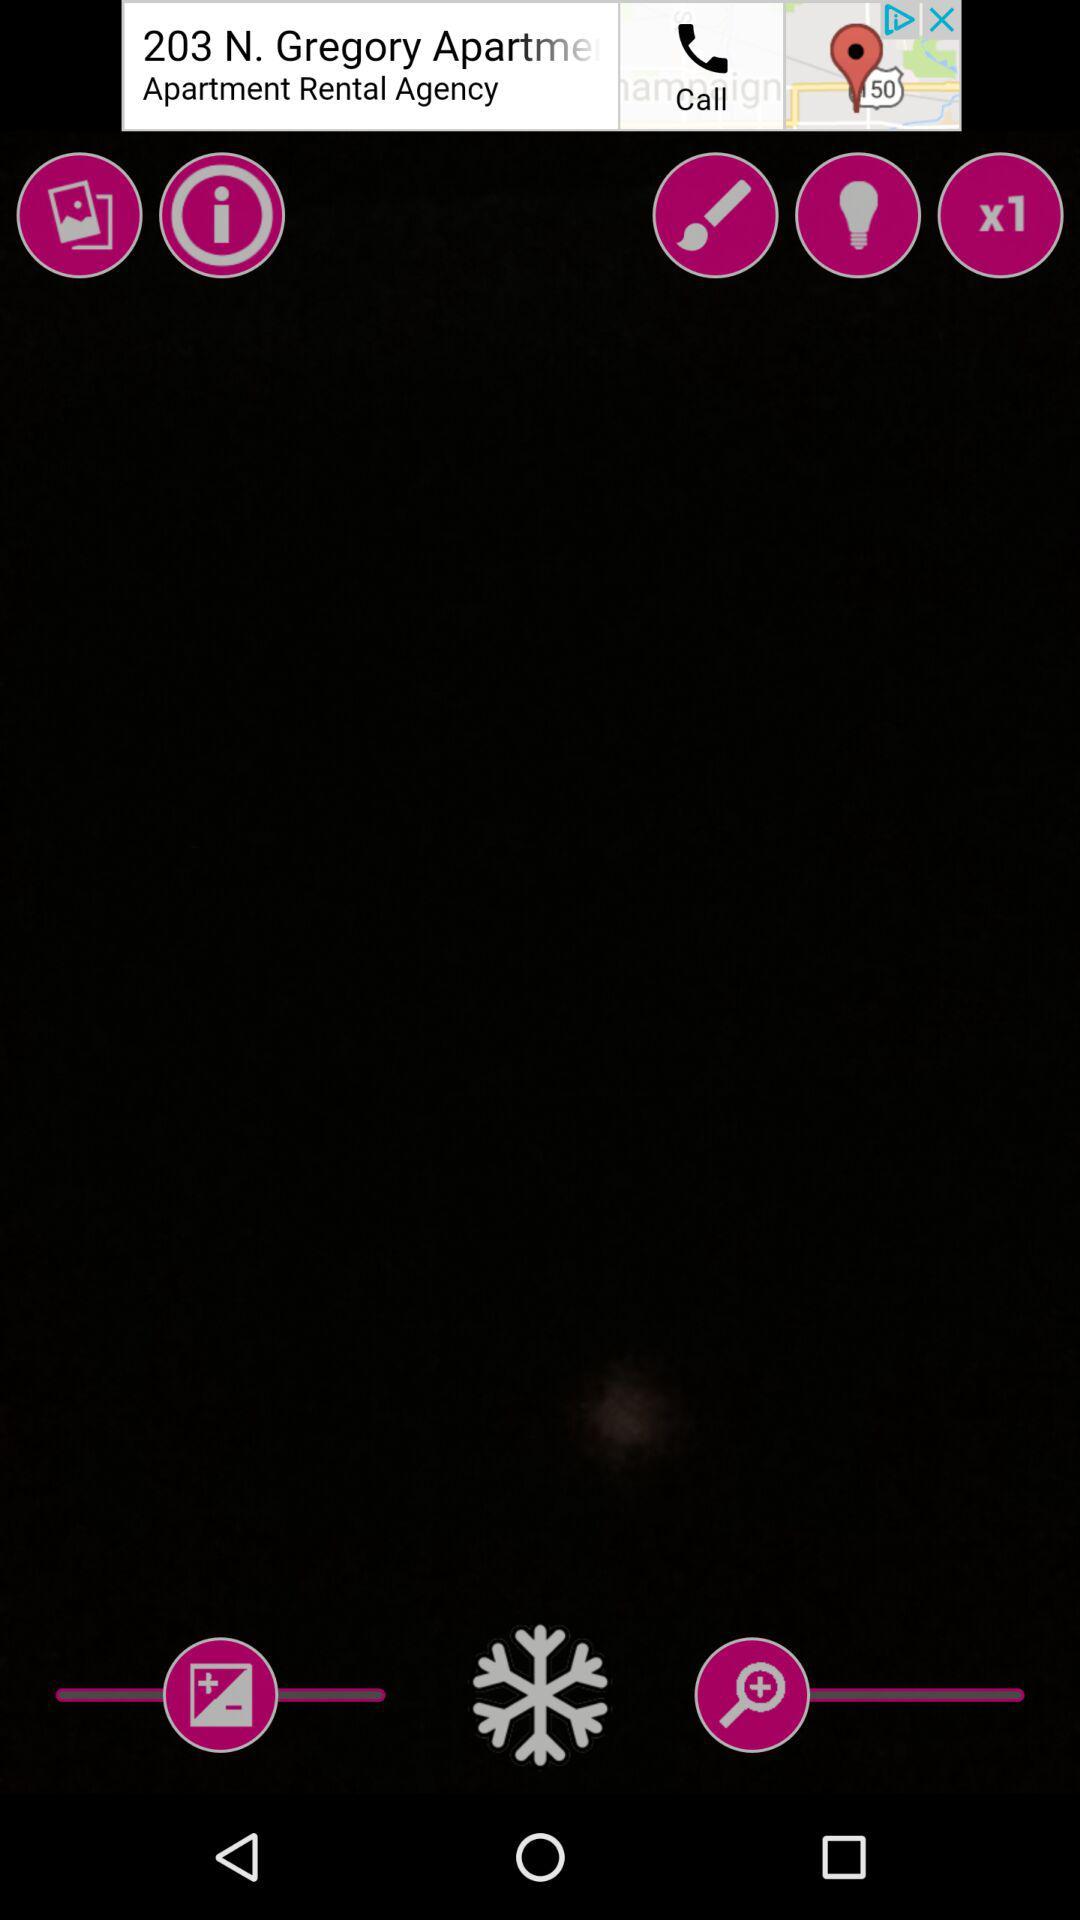 This screenshot has width=1080, height=1920. Describe the element at coordinates (714, 215) in the screenshot. I see `the edit icon` at that location.